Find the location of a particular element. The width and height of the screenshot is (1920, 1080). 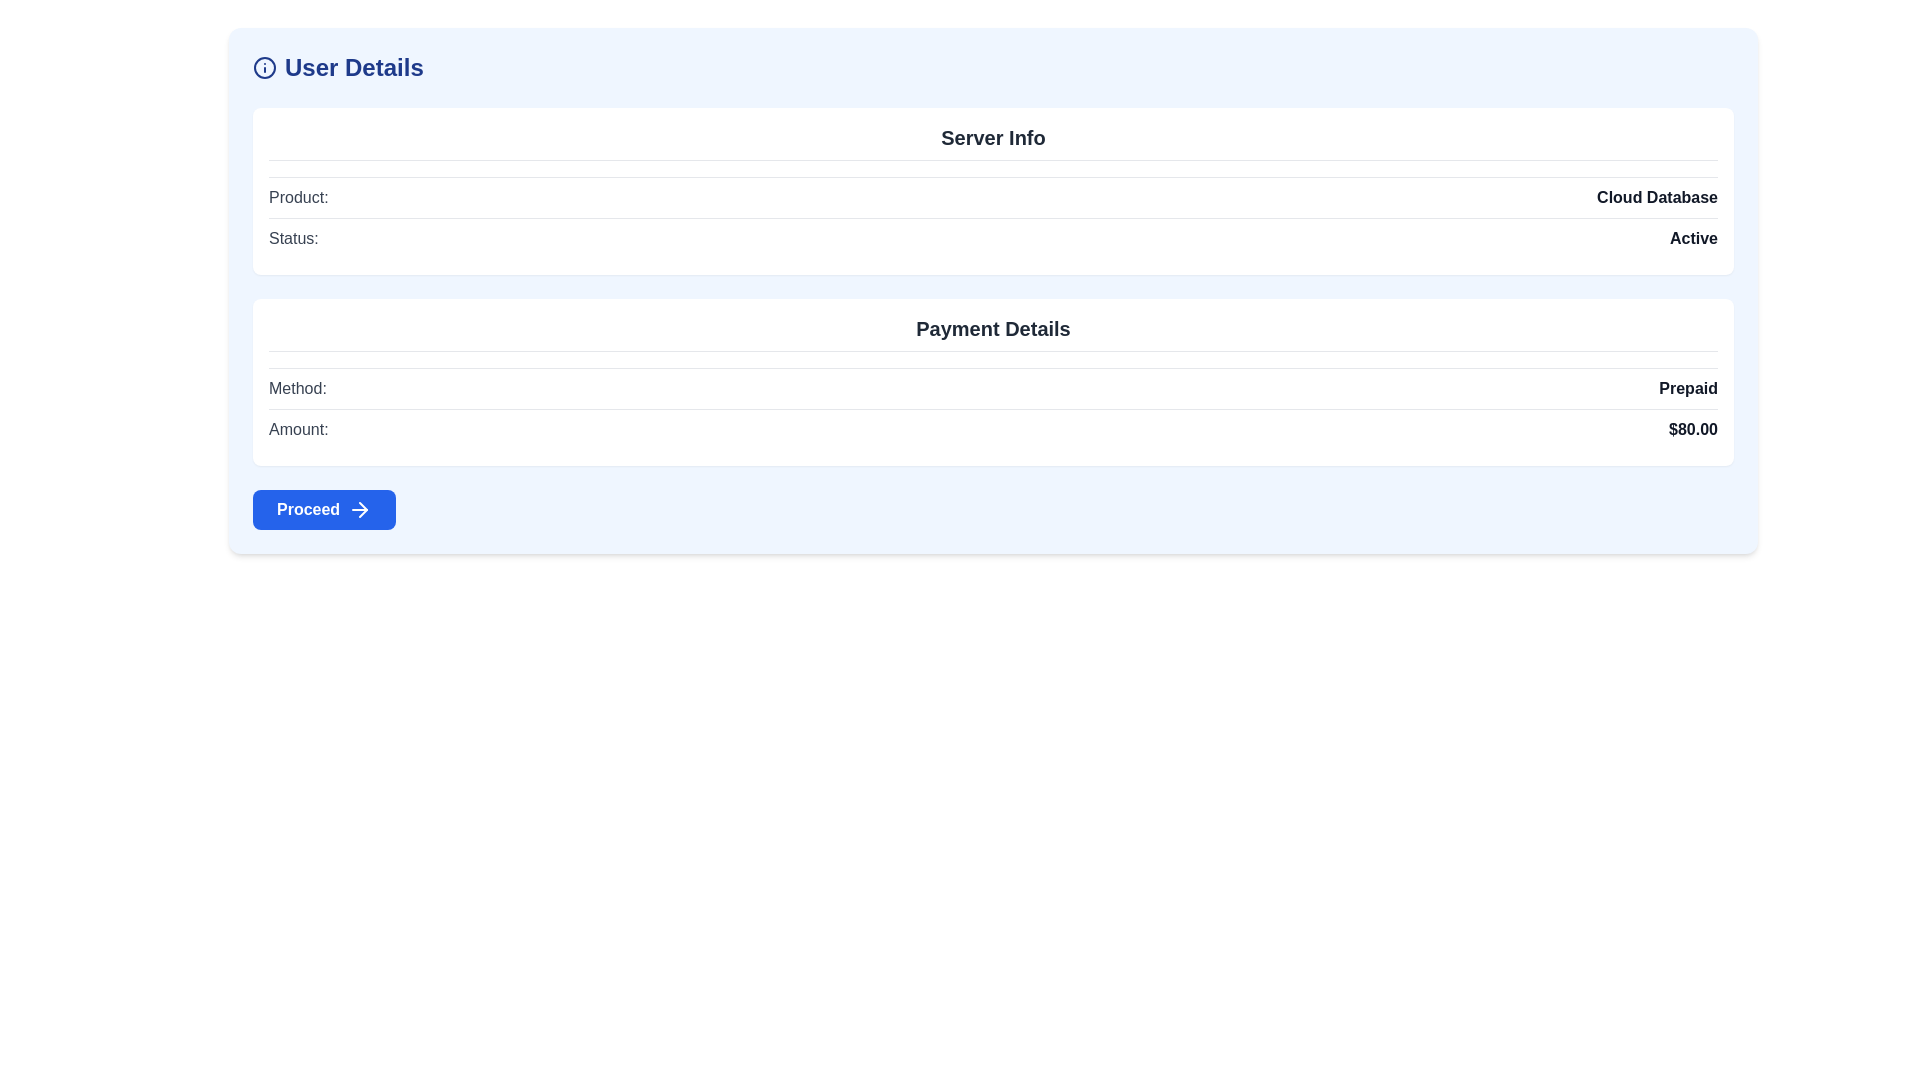

the informational icon located immediately to the left of the 'User Details' heading is located at coordinates (263, 67).